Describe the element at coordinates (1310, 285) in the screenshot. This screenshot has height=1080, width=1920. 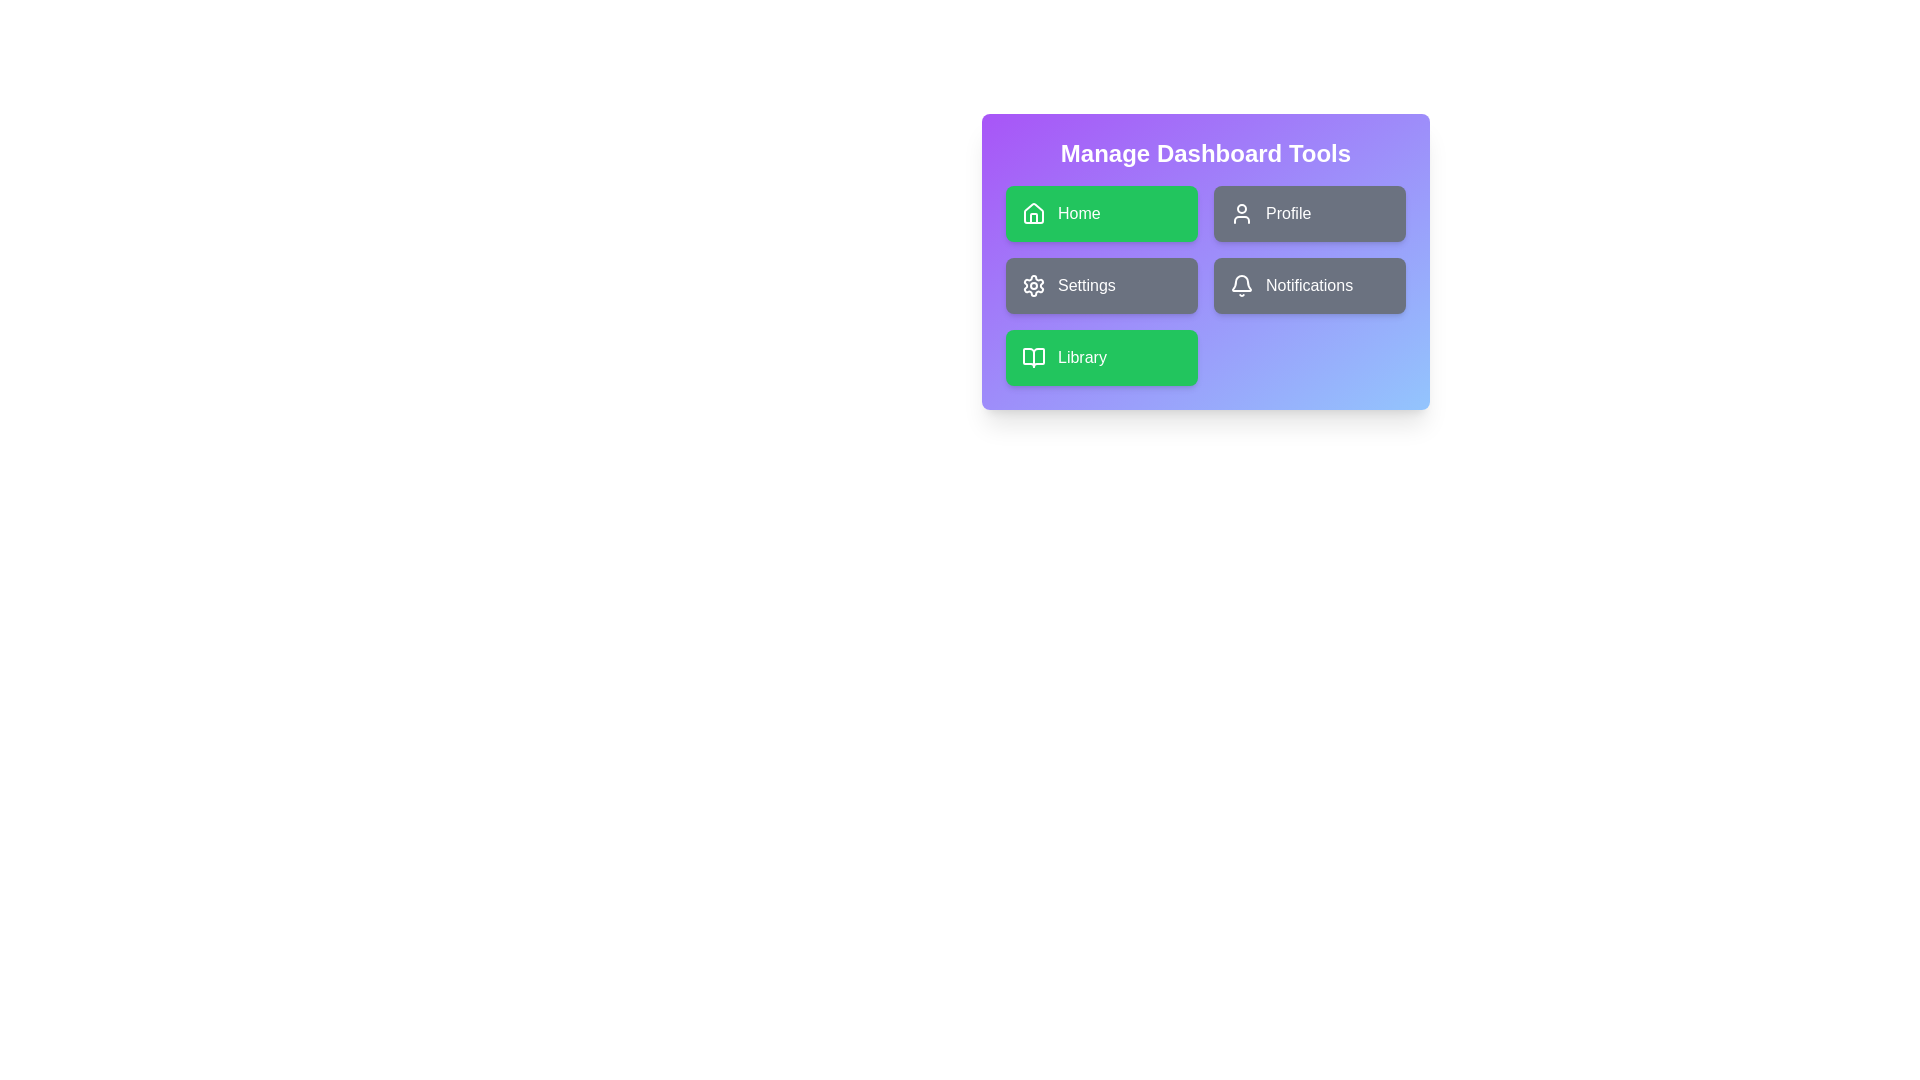
I see `the chip labeled Notifications to toggle its selection state` at that location.